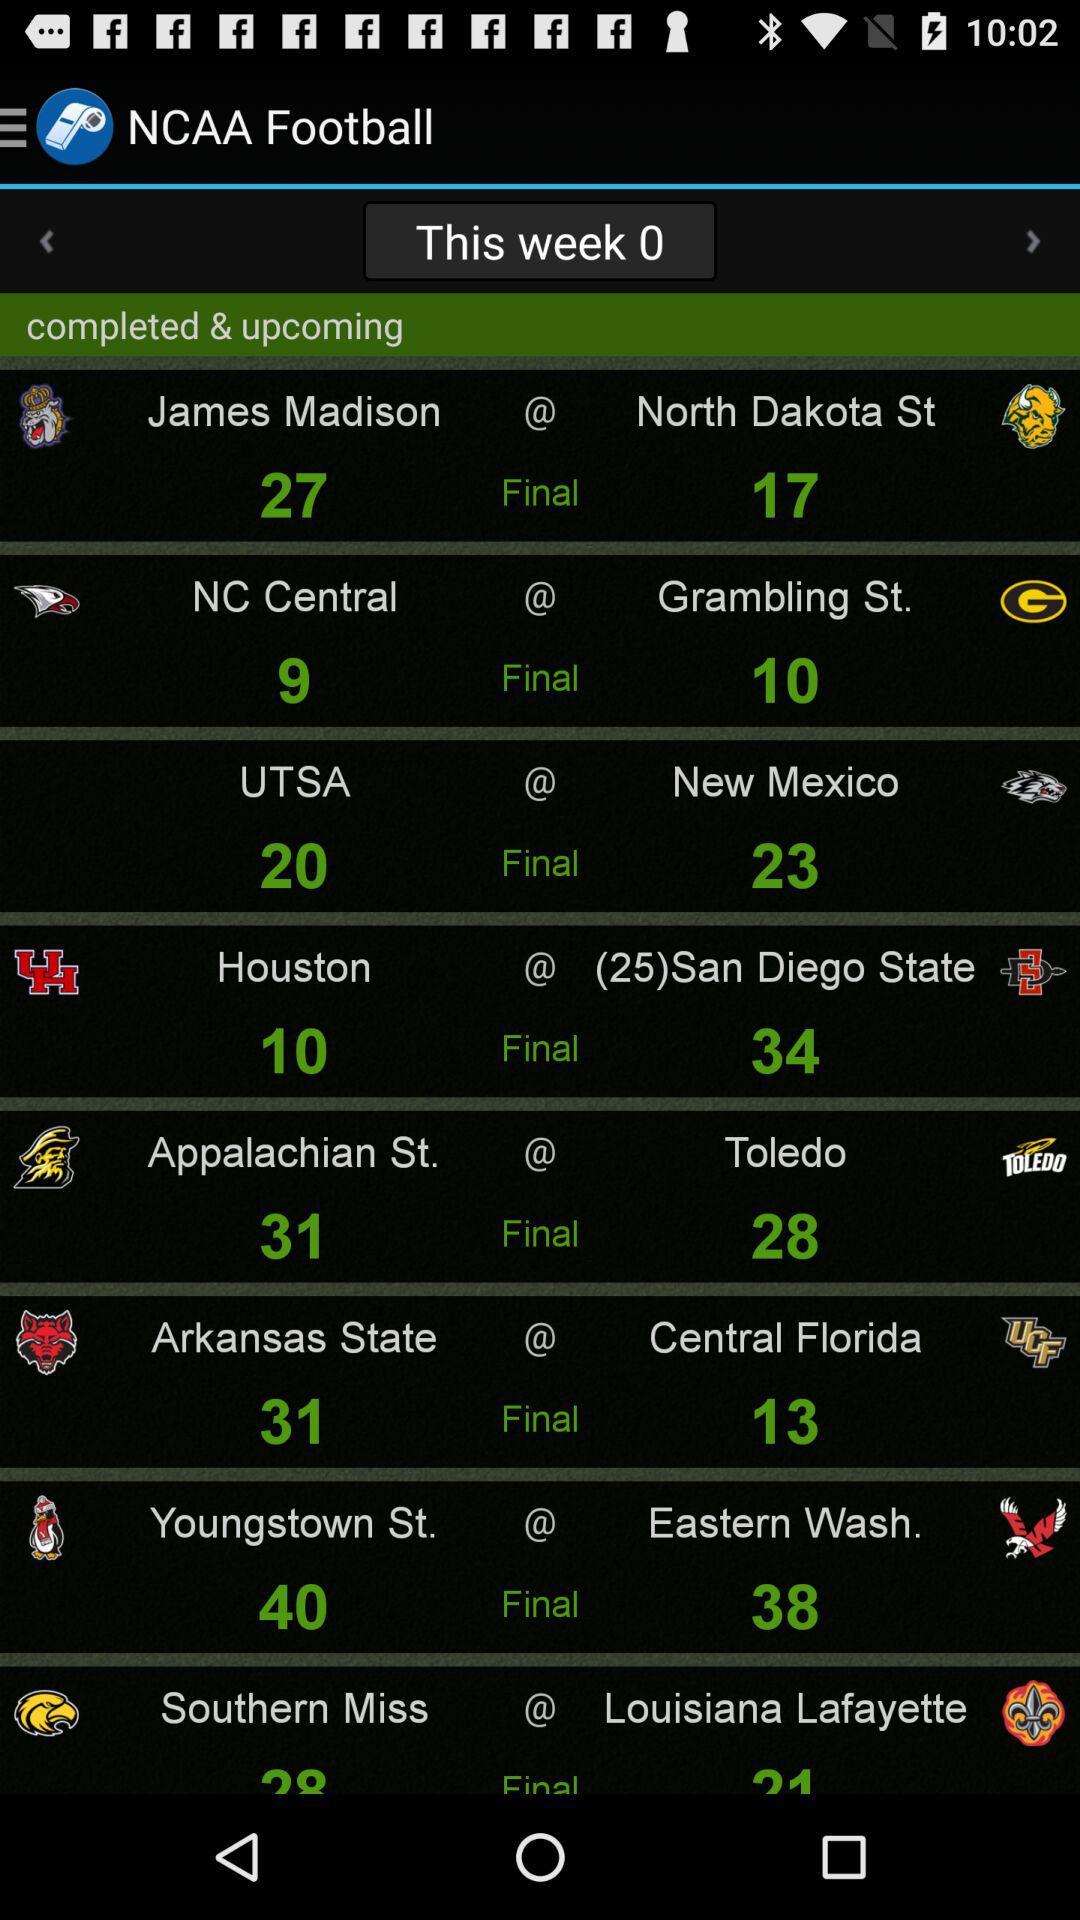 This screenshot has width=1080, height=1920. Describe the element at coordinates (1033, 240) in the screenshot. I see `the icon to the right of this week 0 item` at that location.